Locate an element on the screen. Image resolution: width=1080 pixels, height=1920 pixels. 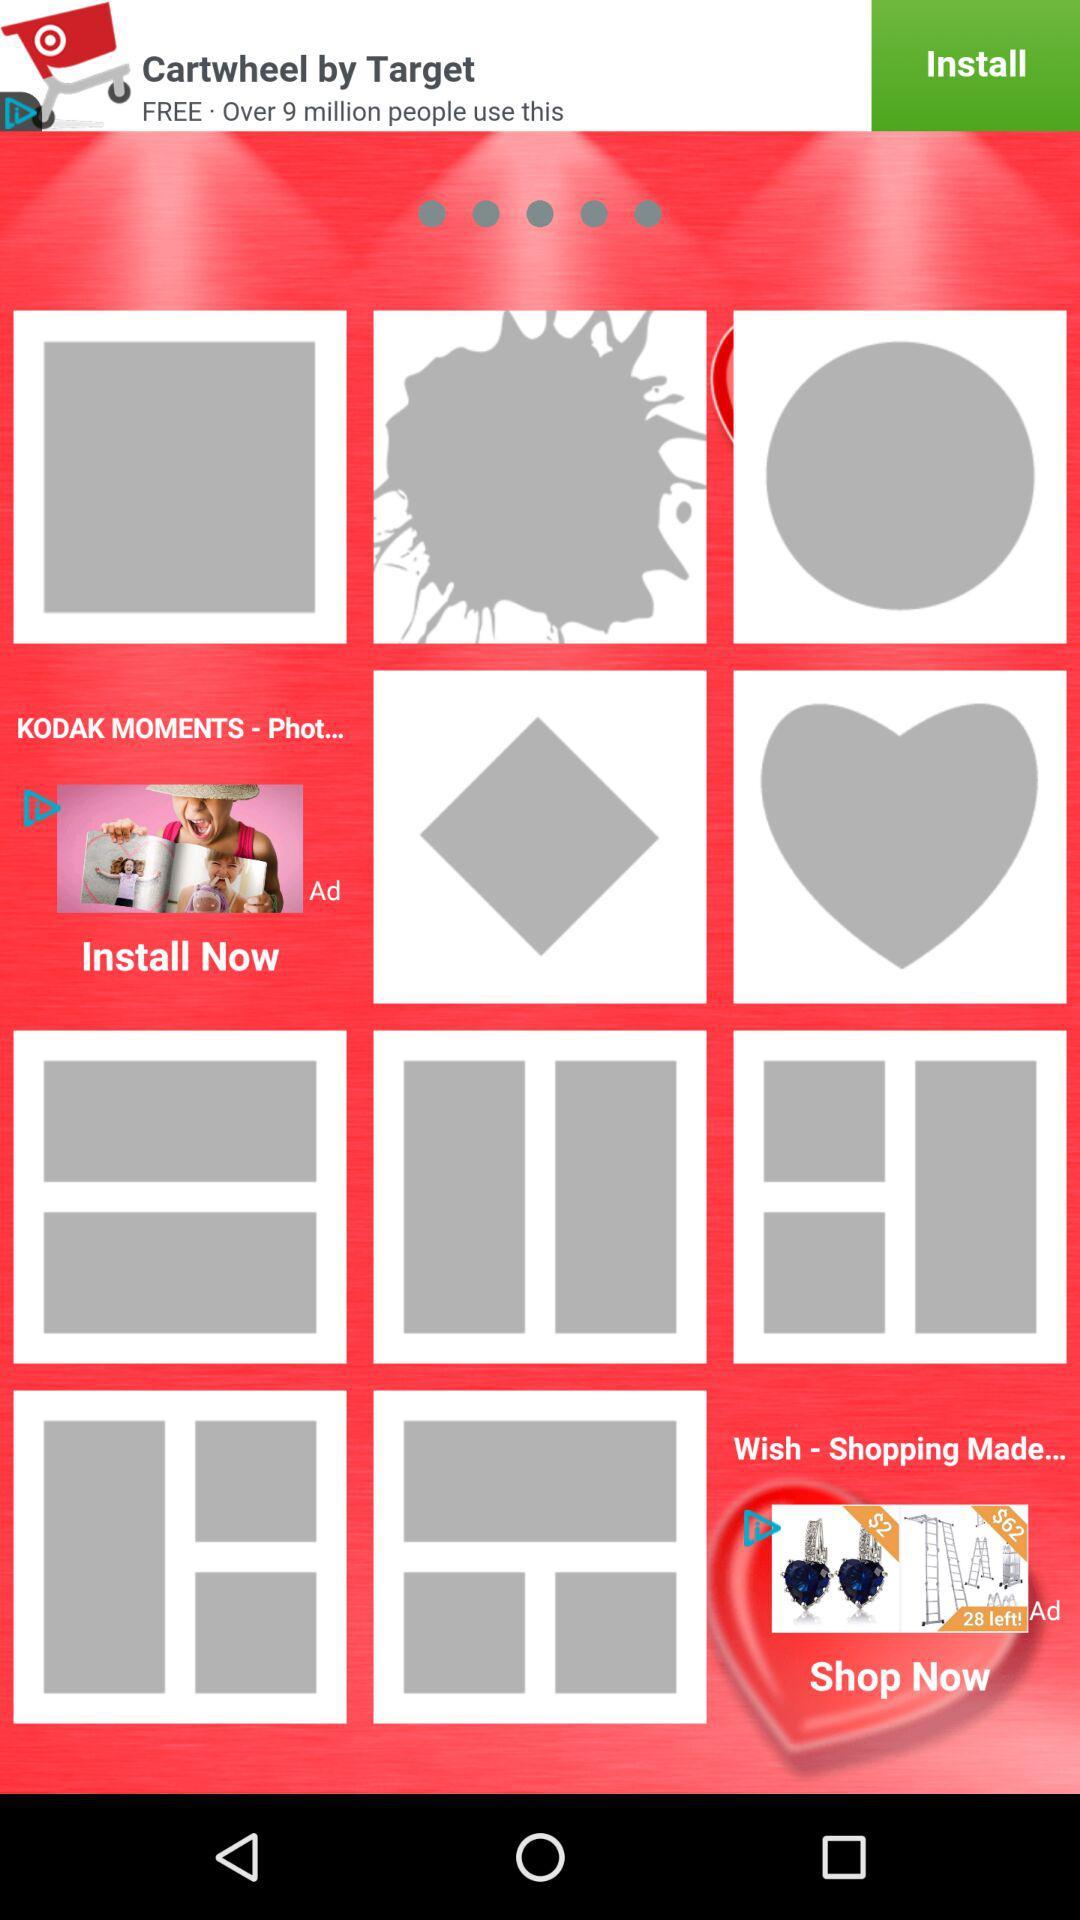
the second circle from the left at the top of the page is located at coordinates (486, 213).